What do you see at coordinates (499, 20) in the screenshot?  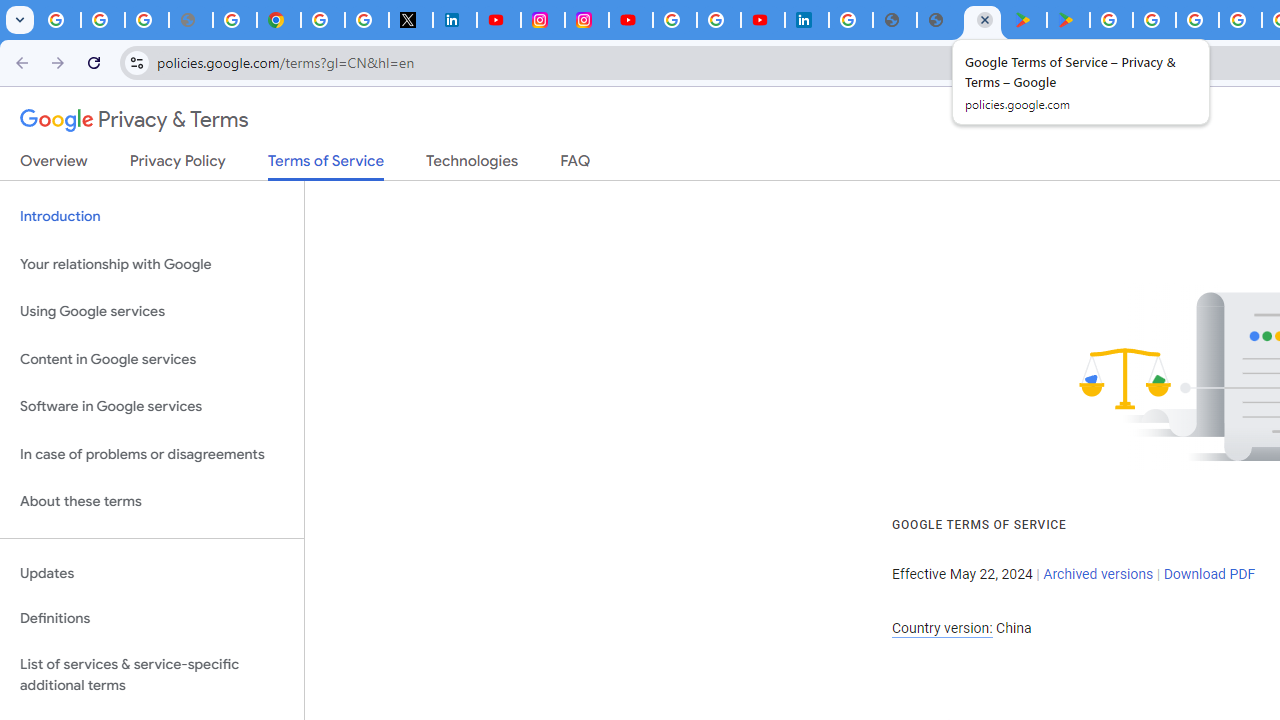 I see `'YouTube Content Monetization Policies - How YouTube Works'` at bounding box center [499, 20].